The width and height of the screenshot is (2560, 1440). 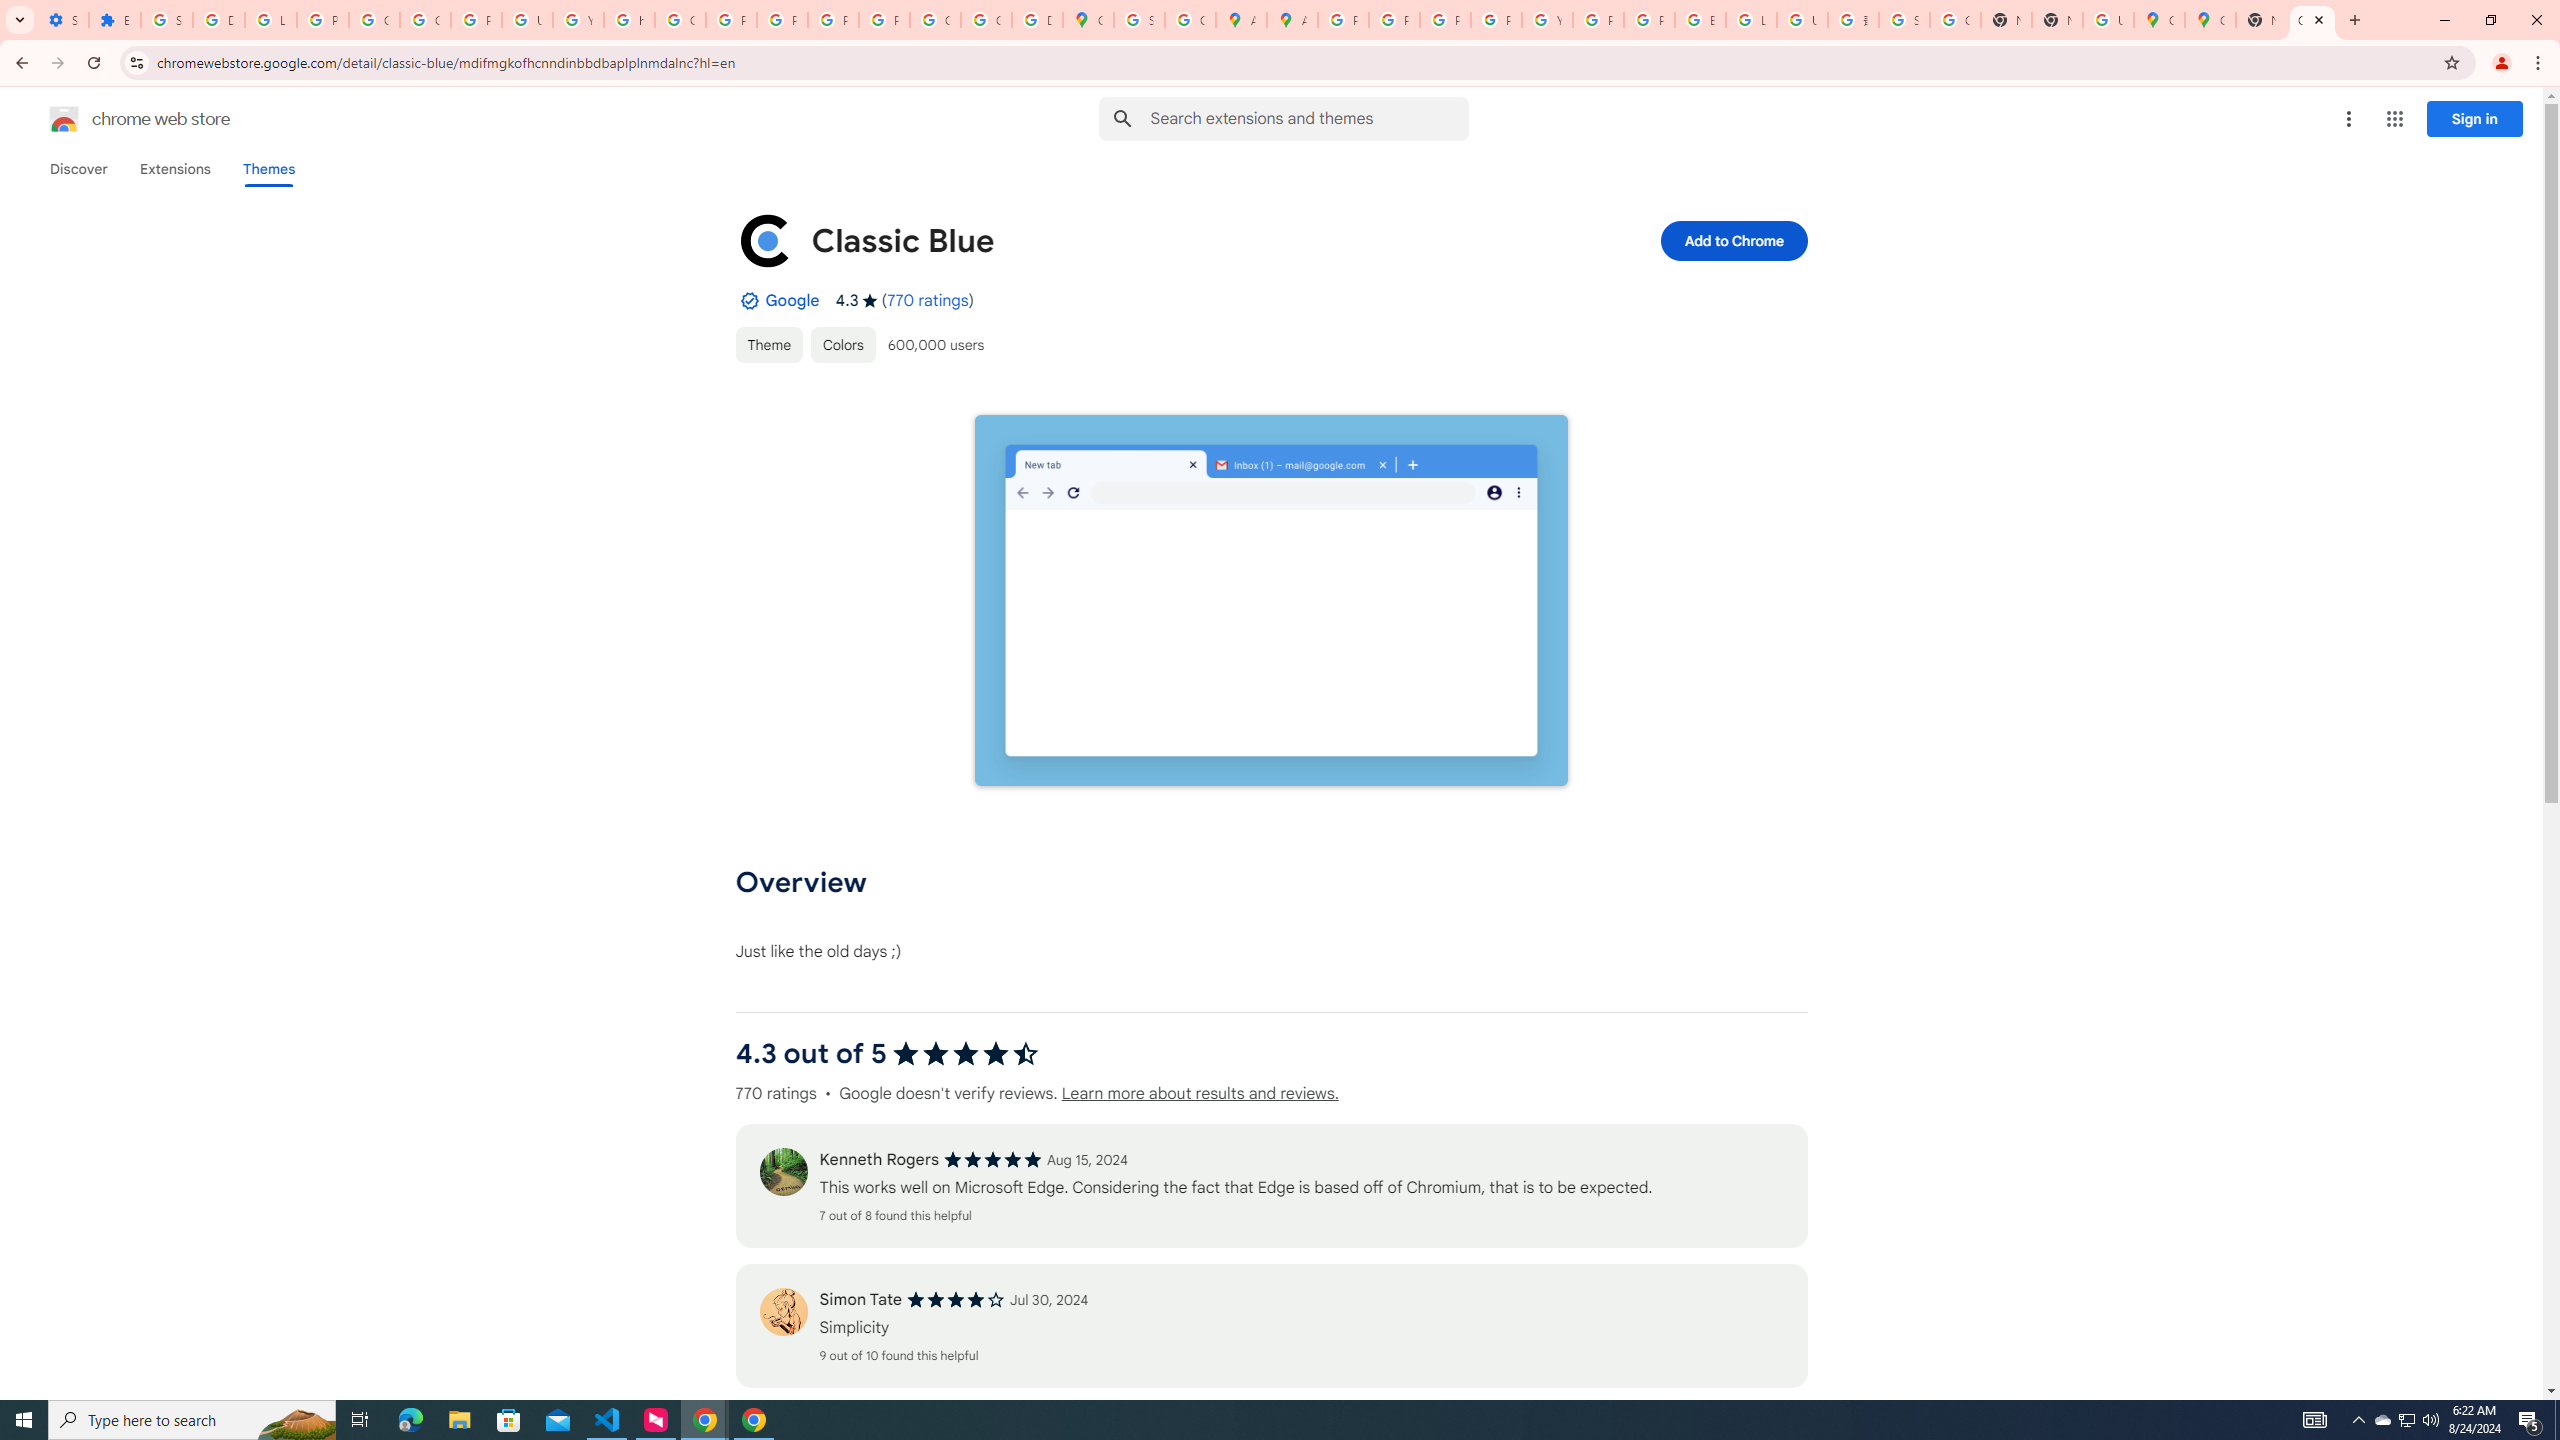 What do you see at coordinates (765, 241) in the screenshot?
I see `'Item logo image for Classic Blue'` at bounding box center [765, 241].